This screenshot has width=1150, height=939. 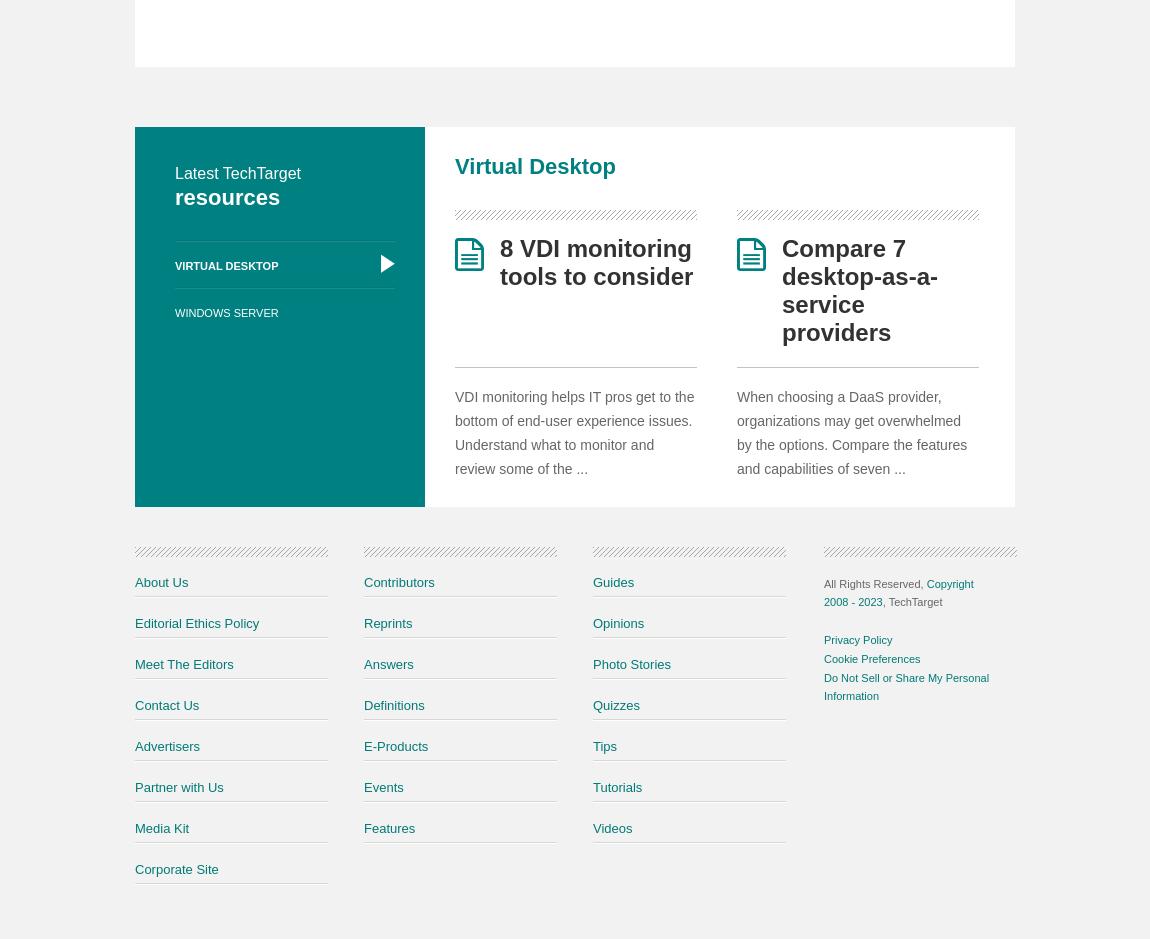 What do you see at coordinates (491, 165) in the screenshot?
I see `'Virtual'` at bounding box center [491, 165].